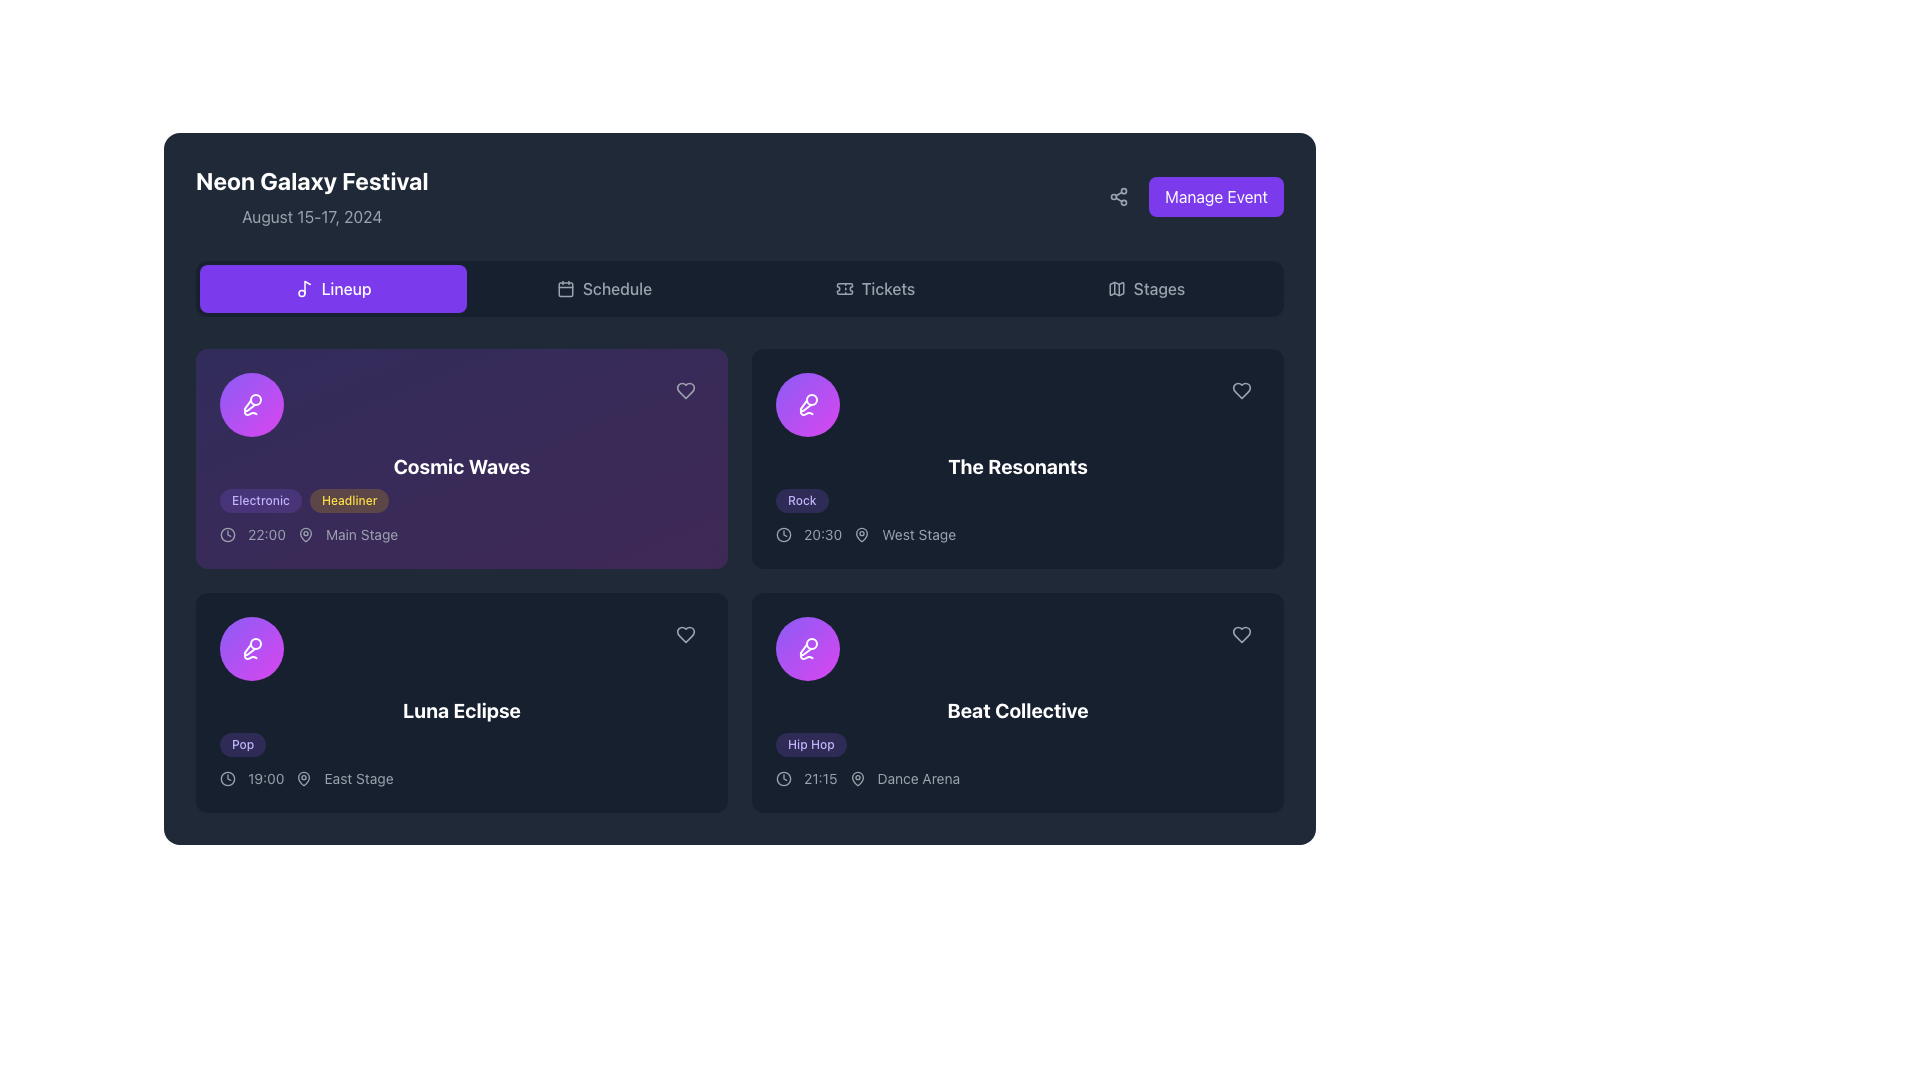  Describe the element at coordinates (1241, 635) in the screenshot. I see `the Heart Icon located in the bottom-right region of the 'Beat Collective' event card` at that location.